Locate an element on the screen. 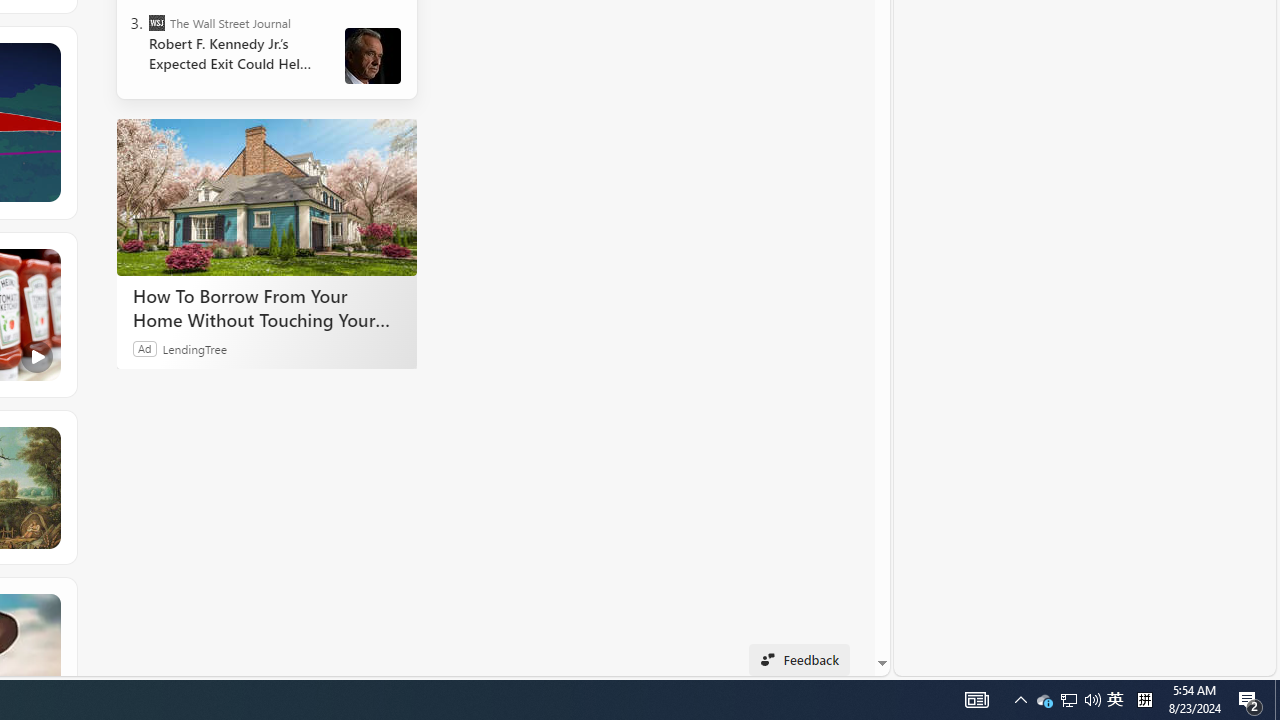  'The Wall Street Journal' is located at coordinates (155, 23).